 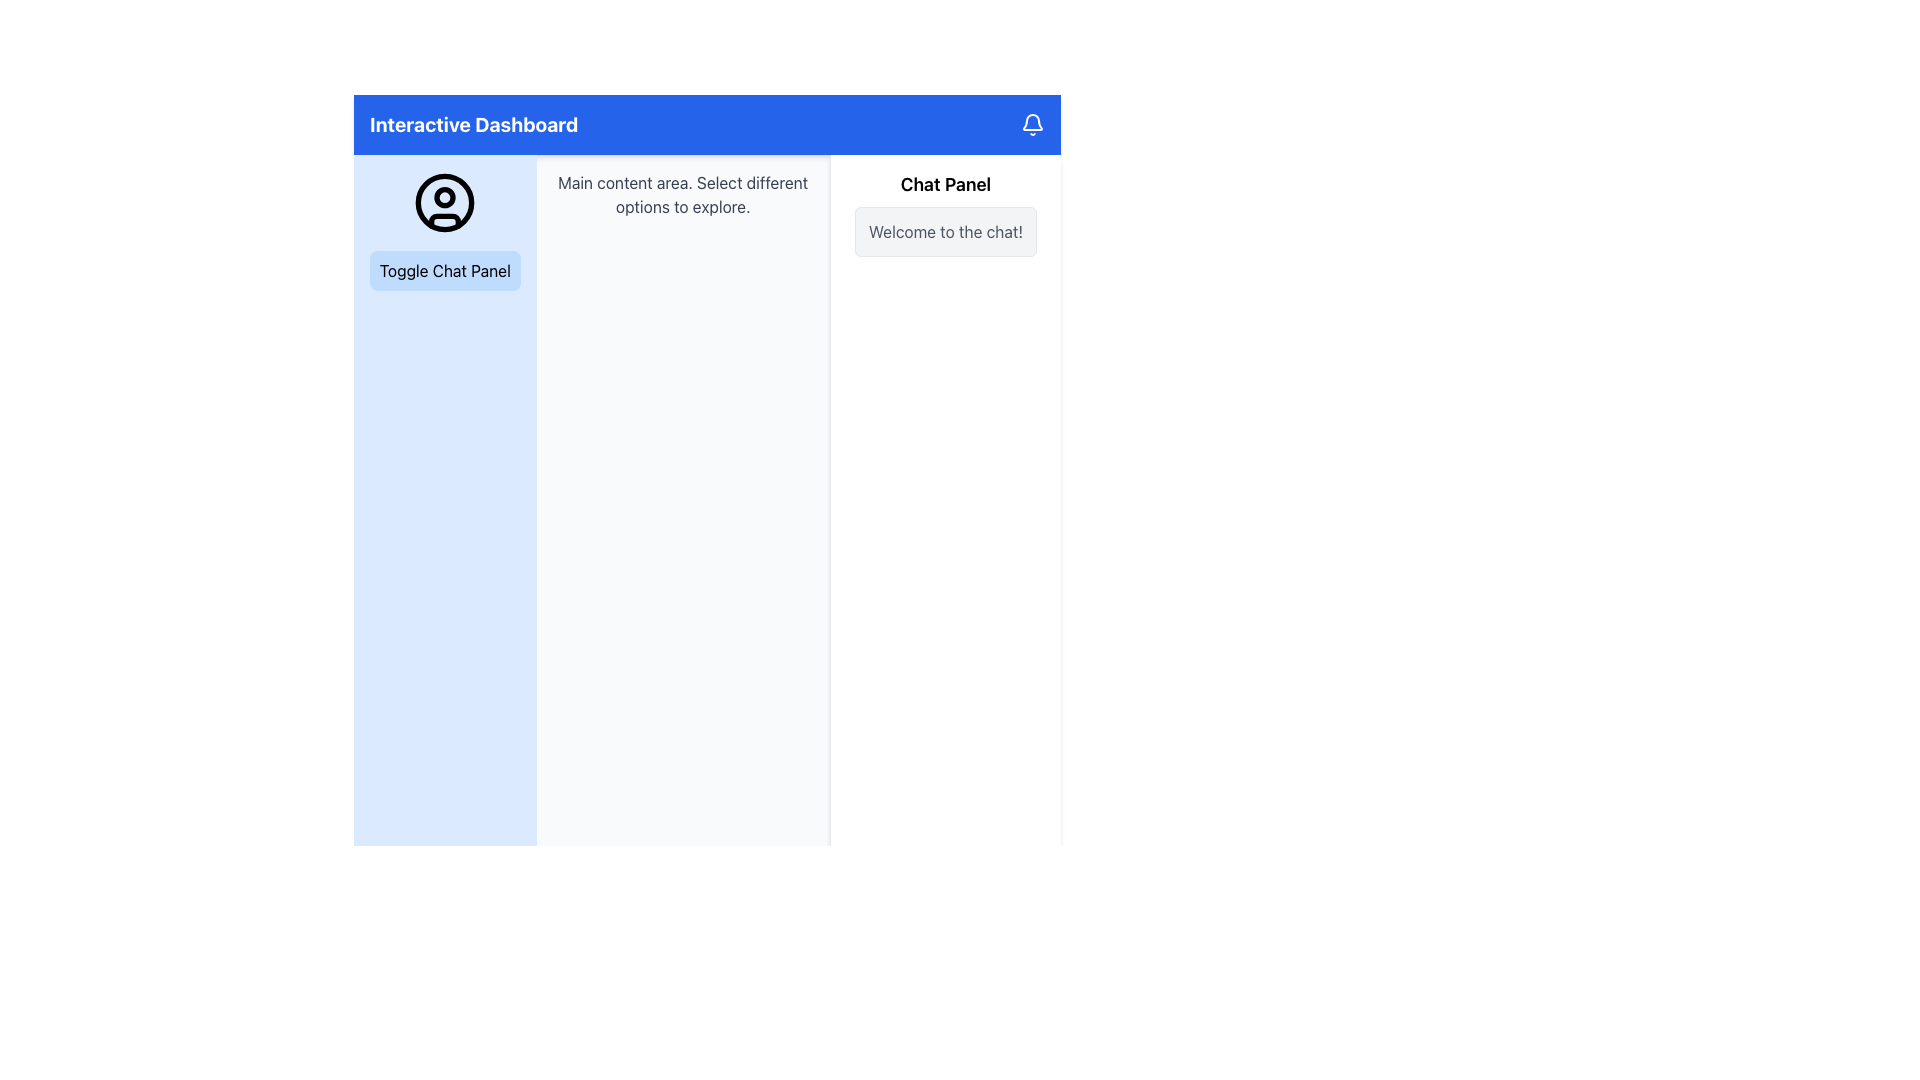 What do you see at coordinates (444, 203) in the screenshot?
I see `the user profile icon located in the blue sidebar, which is the topmost element above the 'Toggle Chat Panel' button` at bounding box center [444, 203].